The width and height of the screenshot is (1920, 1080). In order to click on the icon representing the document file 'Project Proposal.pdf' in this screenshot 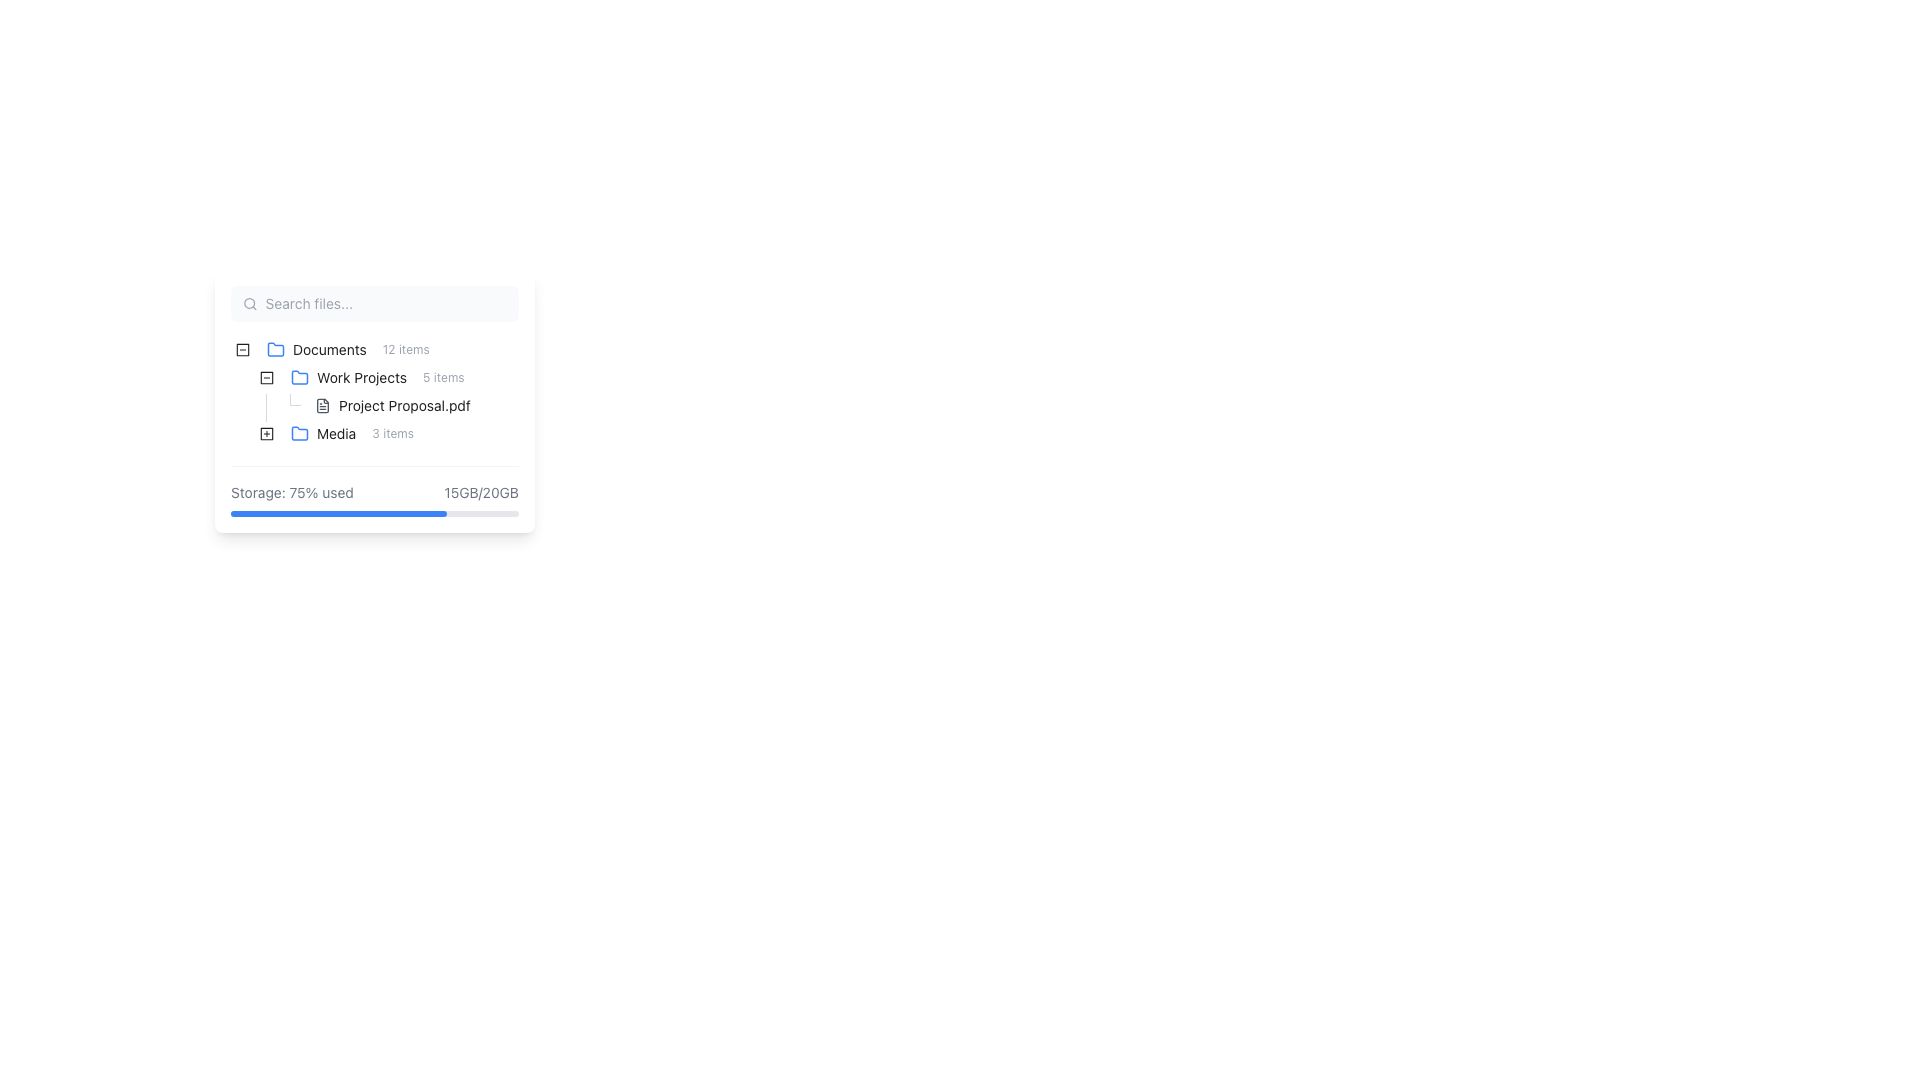, I will do `click(322, 405)`.